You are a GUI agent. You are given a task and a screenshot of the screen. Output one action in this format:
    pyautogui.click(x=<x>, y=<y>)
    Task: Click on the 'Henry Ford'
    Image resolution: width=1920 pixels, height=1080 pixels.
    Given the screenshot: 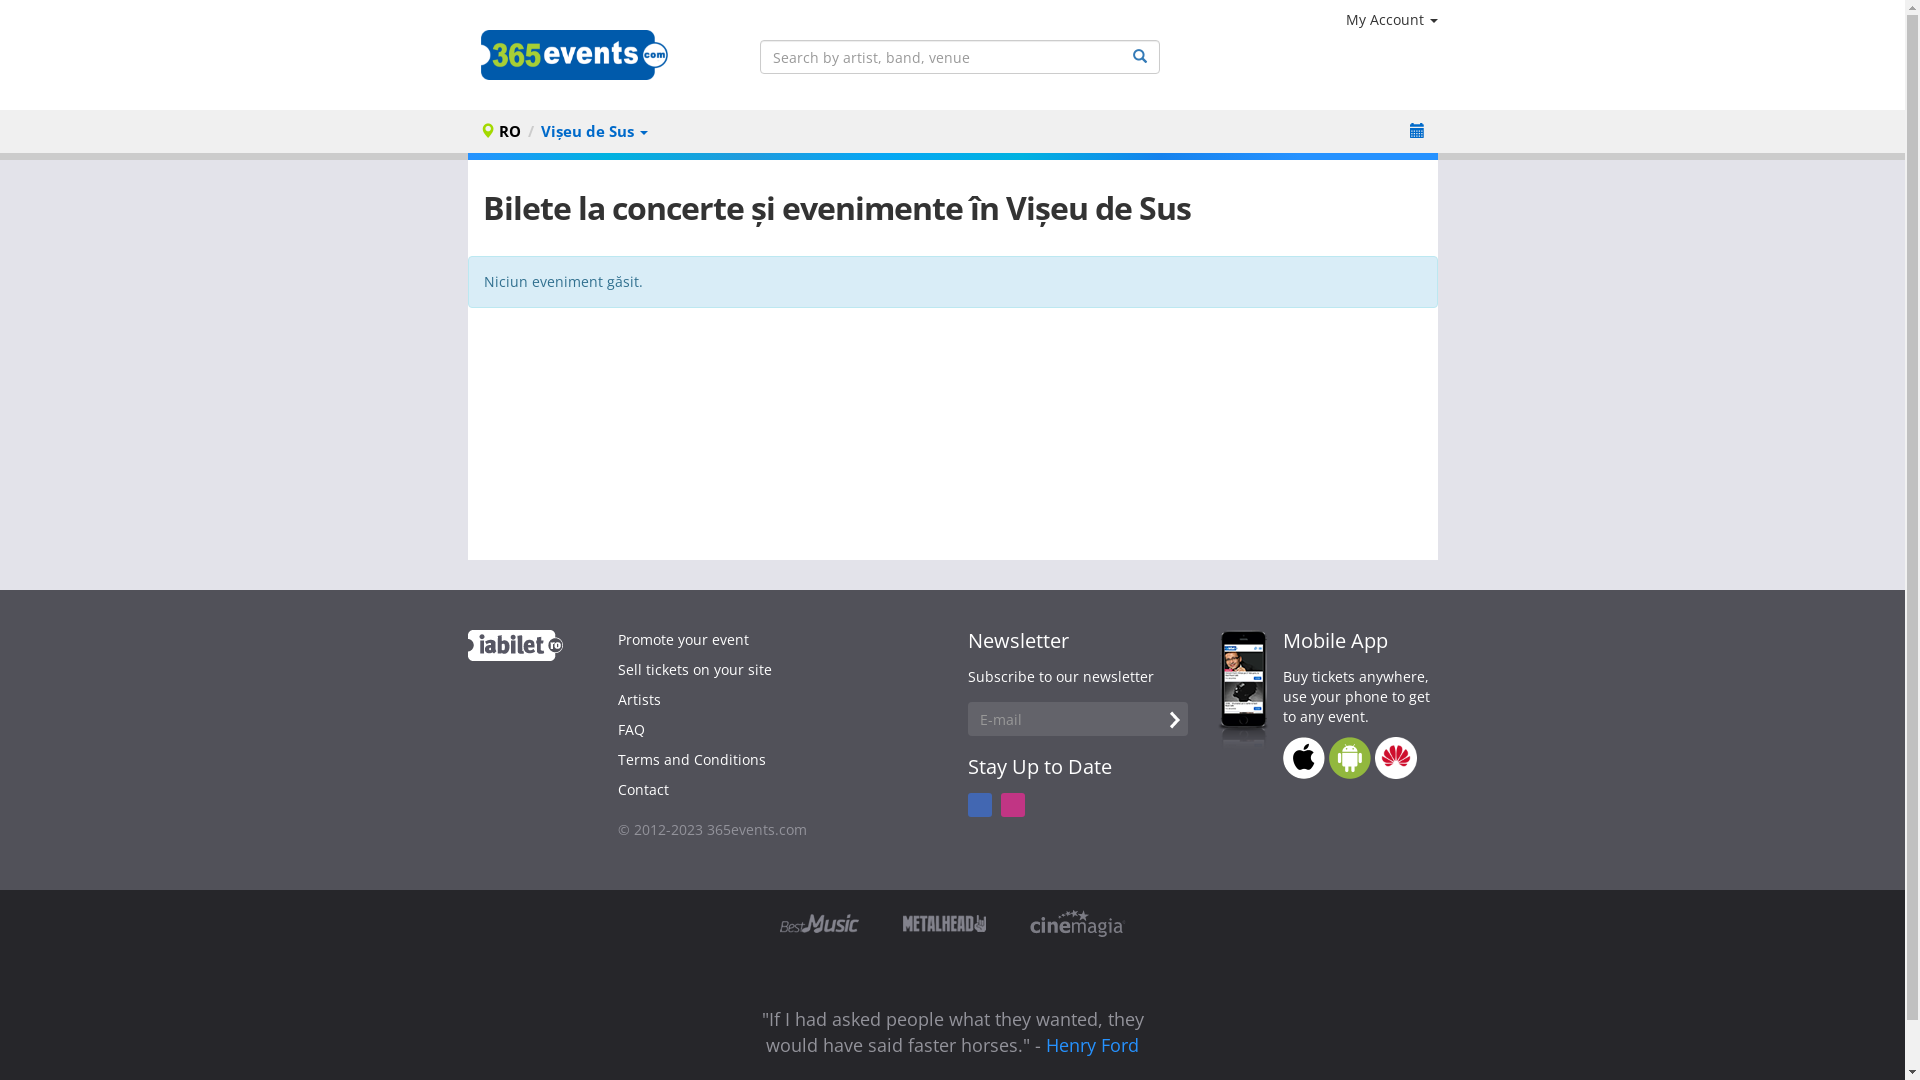 What is the action you would take?
    pyautogui.click(x=1091, y=1044)
    